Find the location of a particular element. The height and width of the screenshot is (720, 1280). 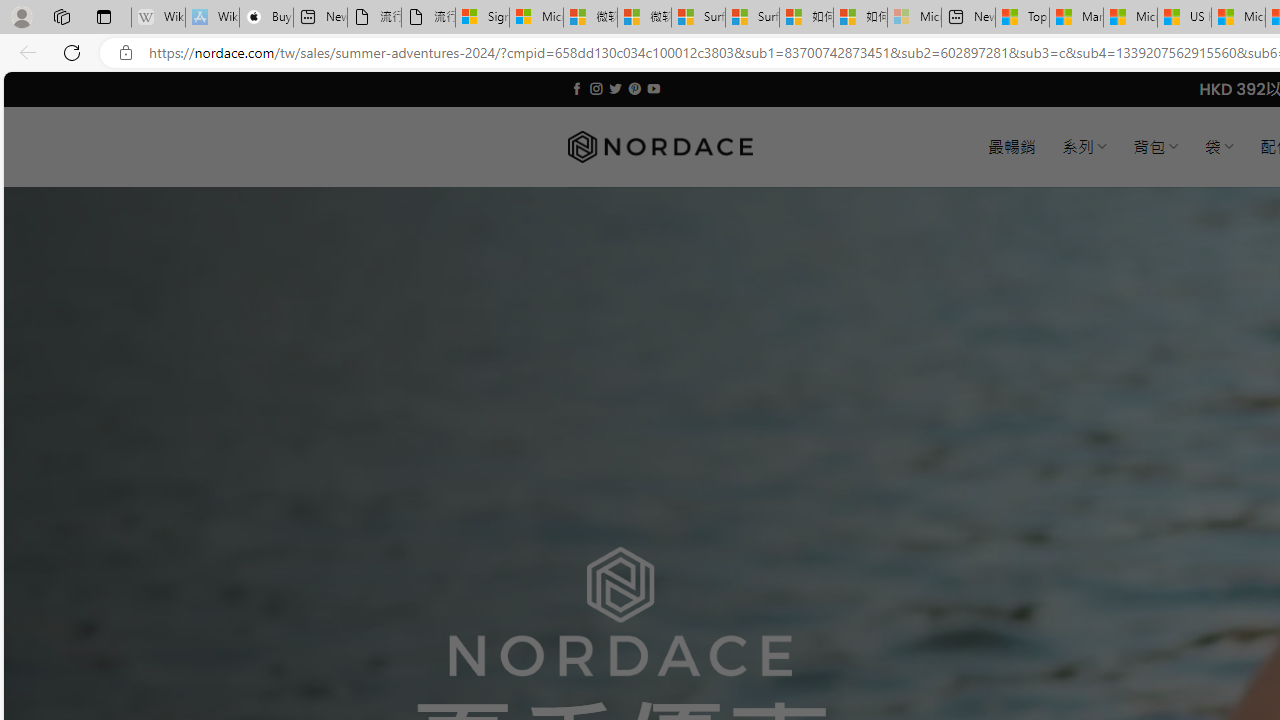

'Sign in to your Microsoft account' is located at coordinates (482, 17).